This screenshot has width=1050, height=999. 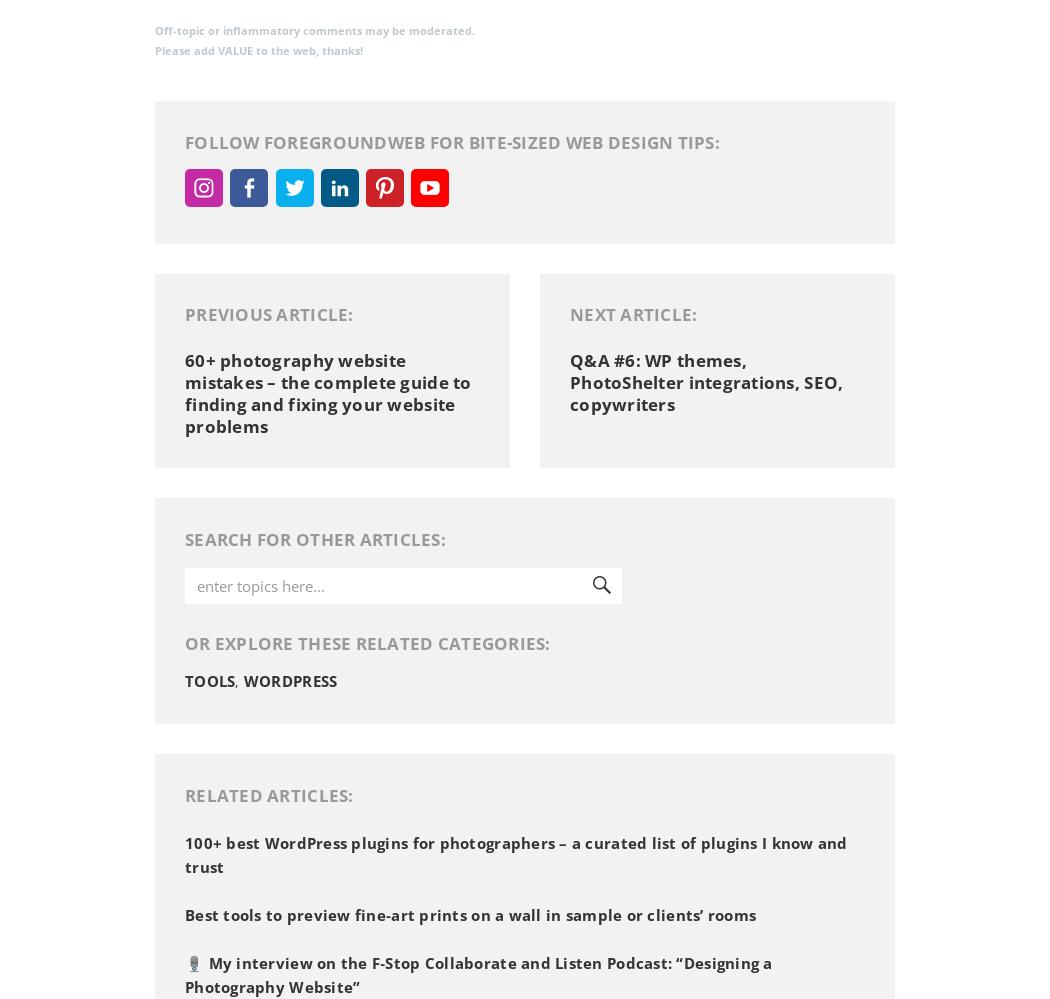 What do you see at coordinates (315, 30) in the screenshot?
I see `'Off-topic or inflammatory comments may be moderated.'` at bounding box center [315, 30].